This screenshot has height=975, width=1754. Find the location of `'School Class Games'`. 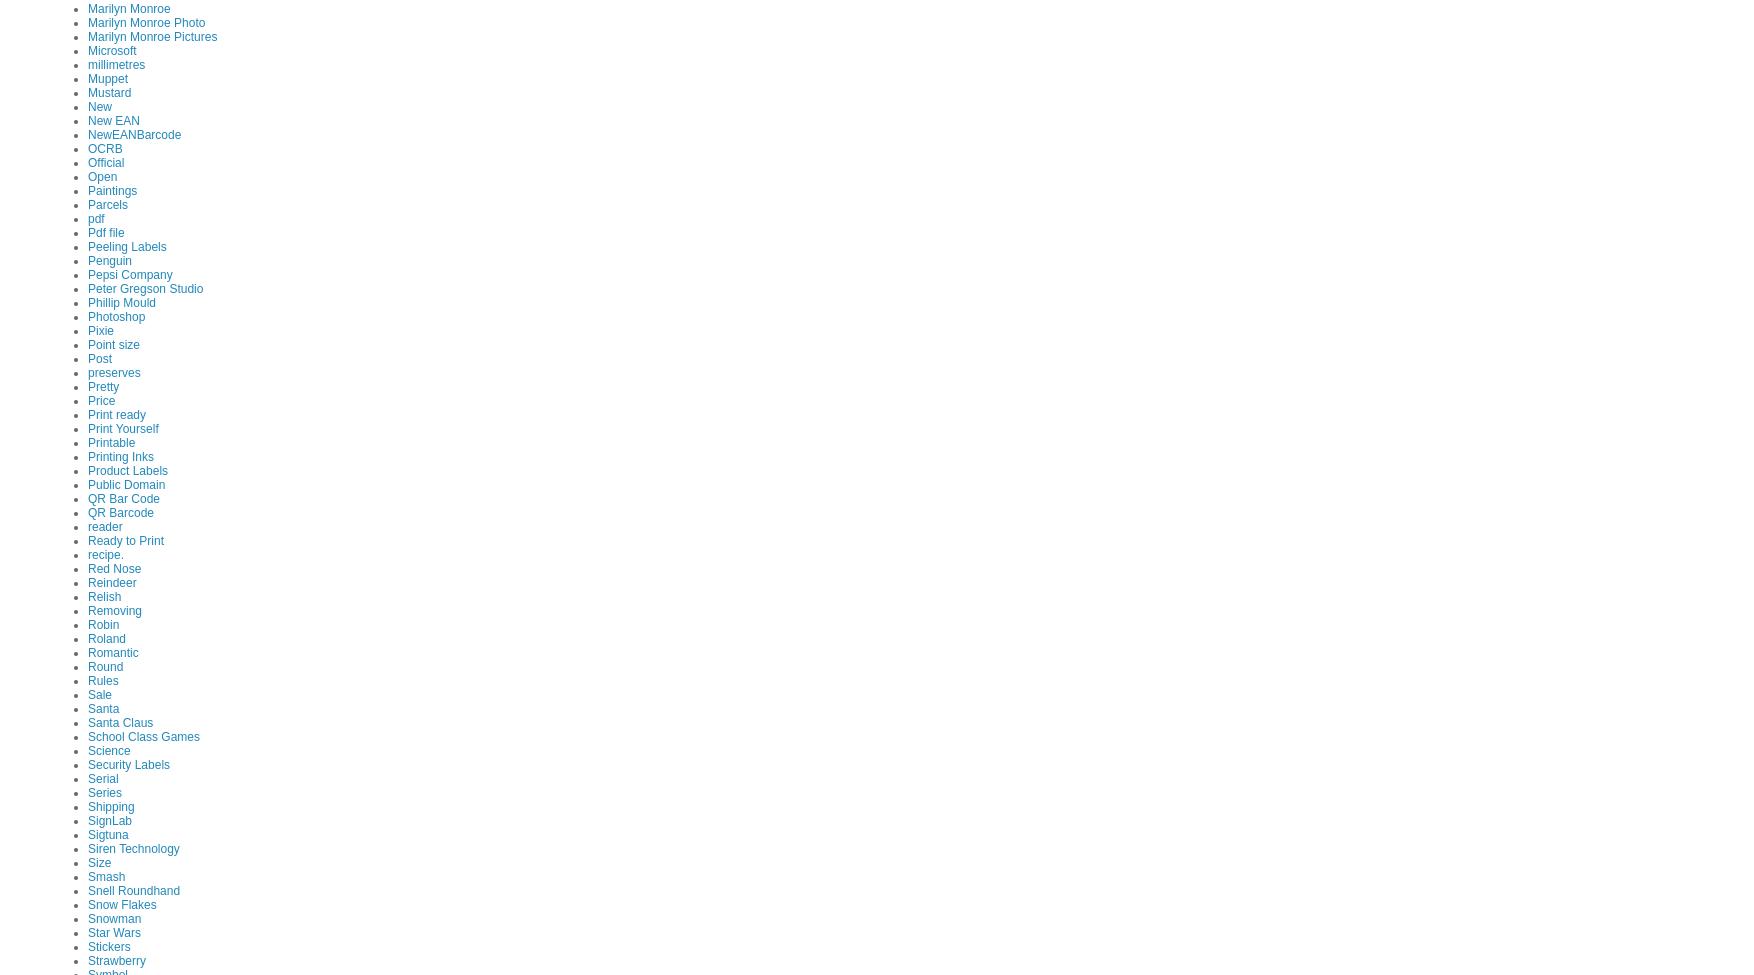

'School Class Games' is located at coordinates (143, 735).